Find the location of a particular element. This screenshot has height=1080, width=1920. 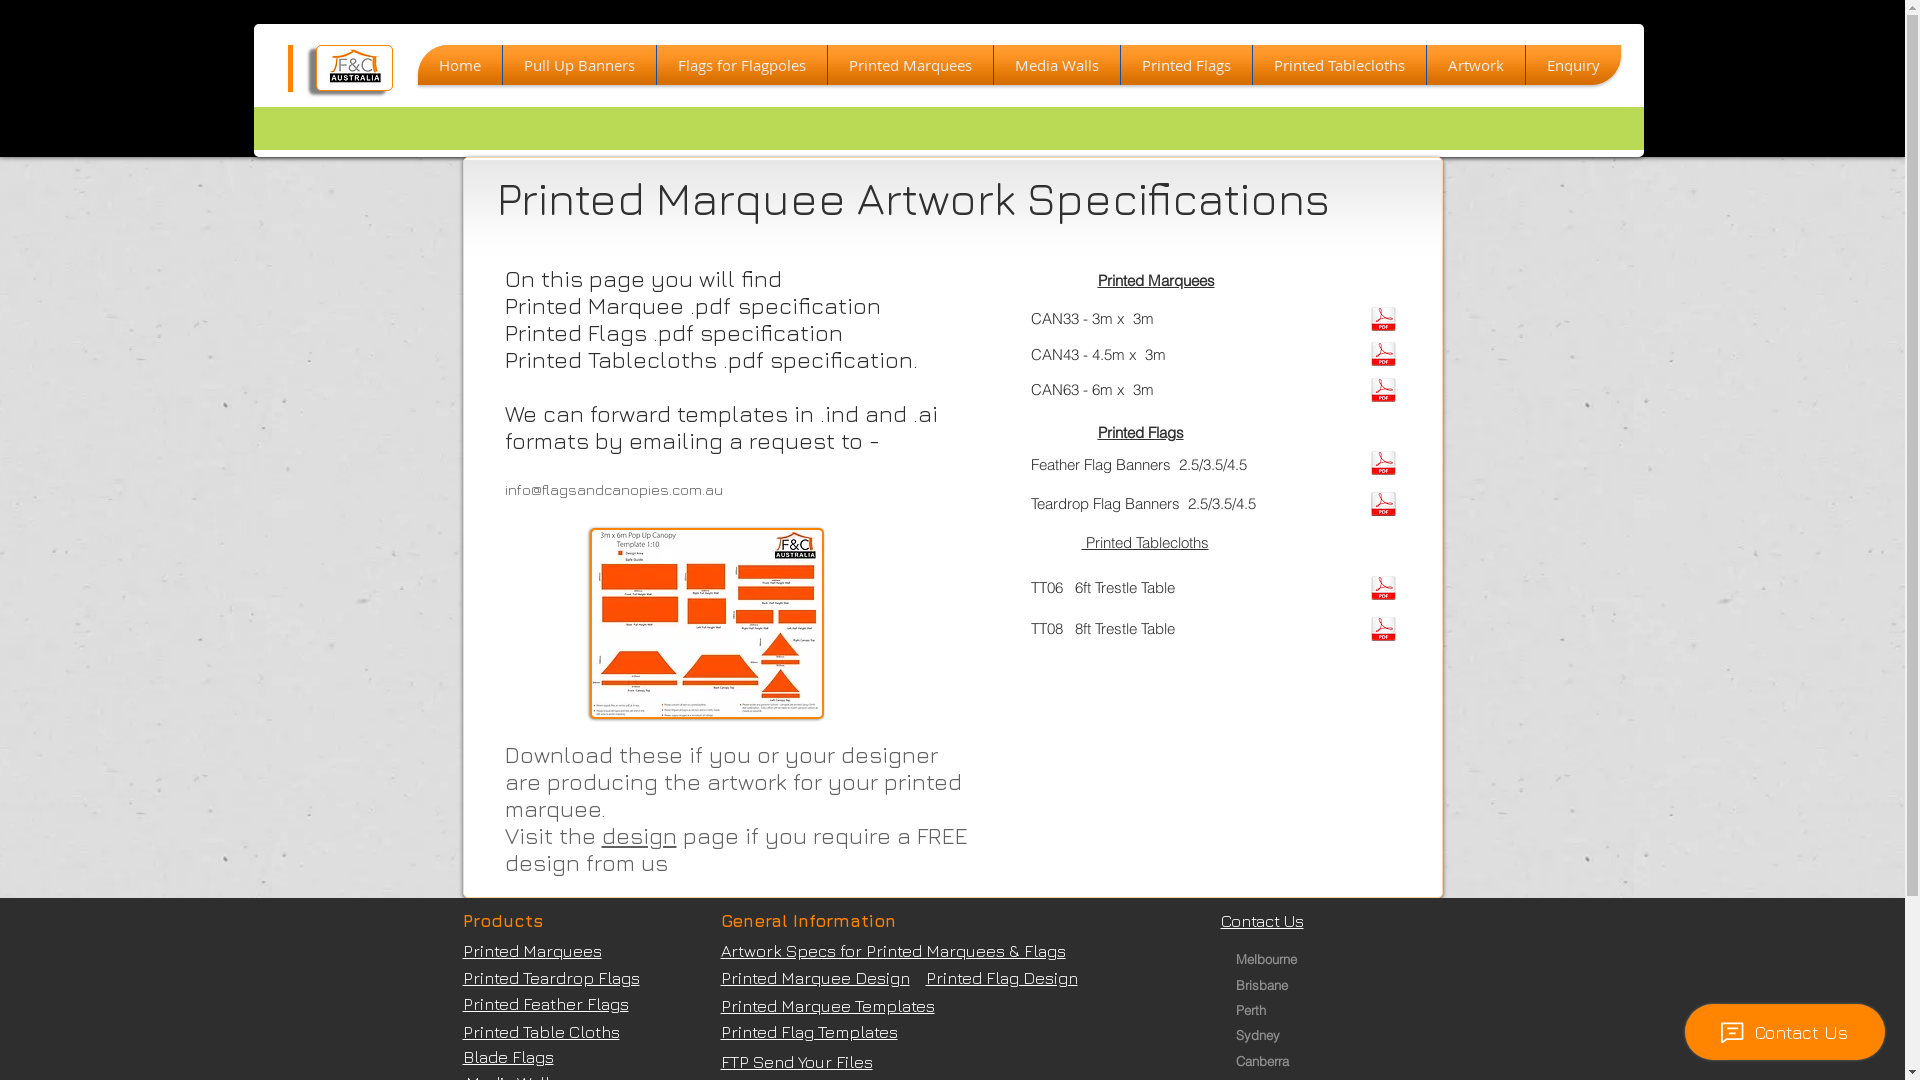

'Melbourne  ' is located at coordinates (1269, 958).